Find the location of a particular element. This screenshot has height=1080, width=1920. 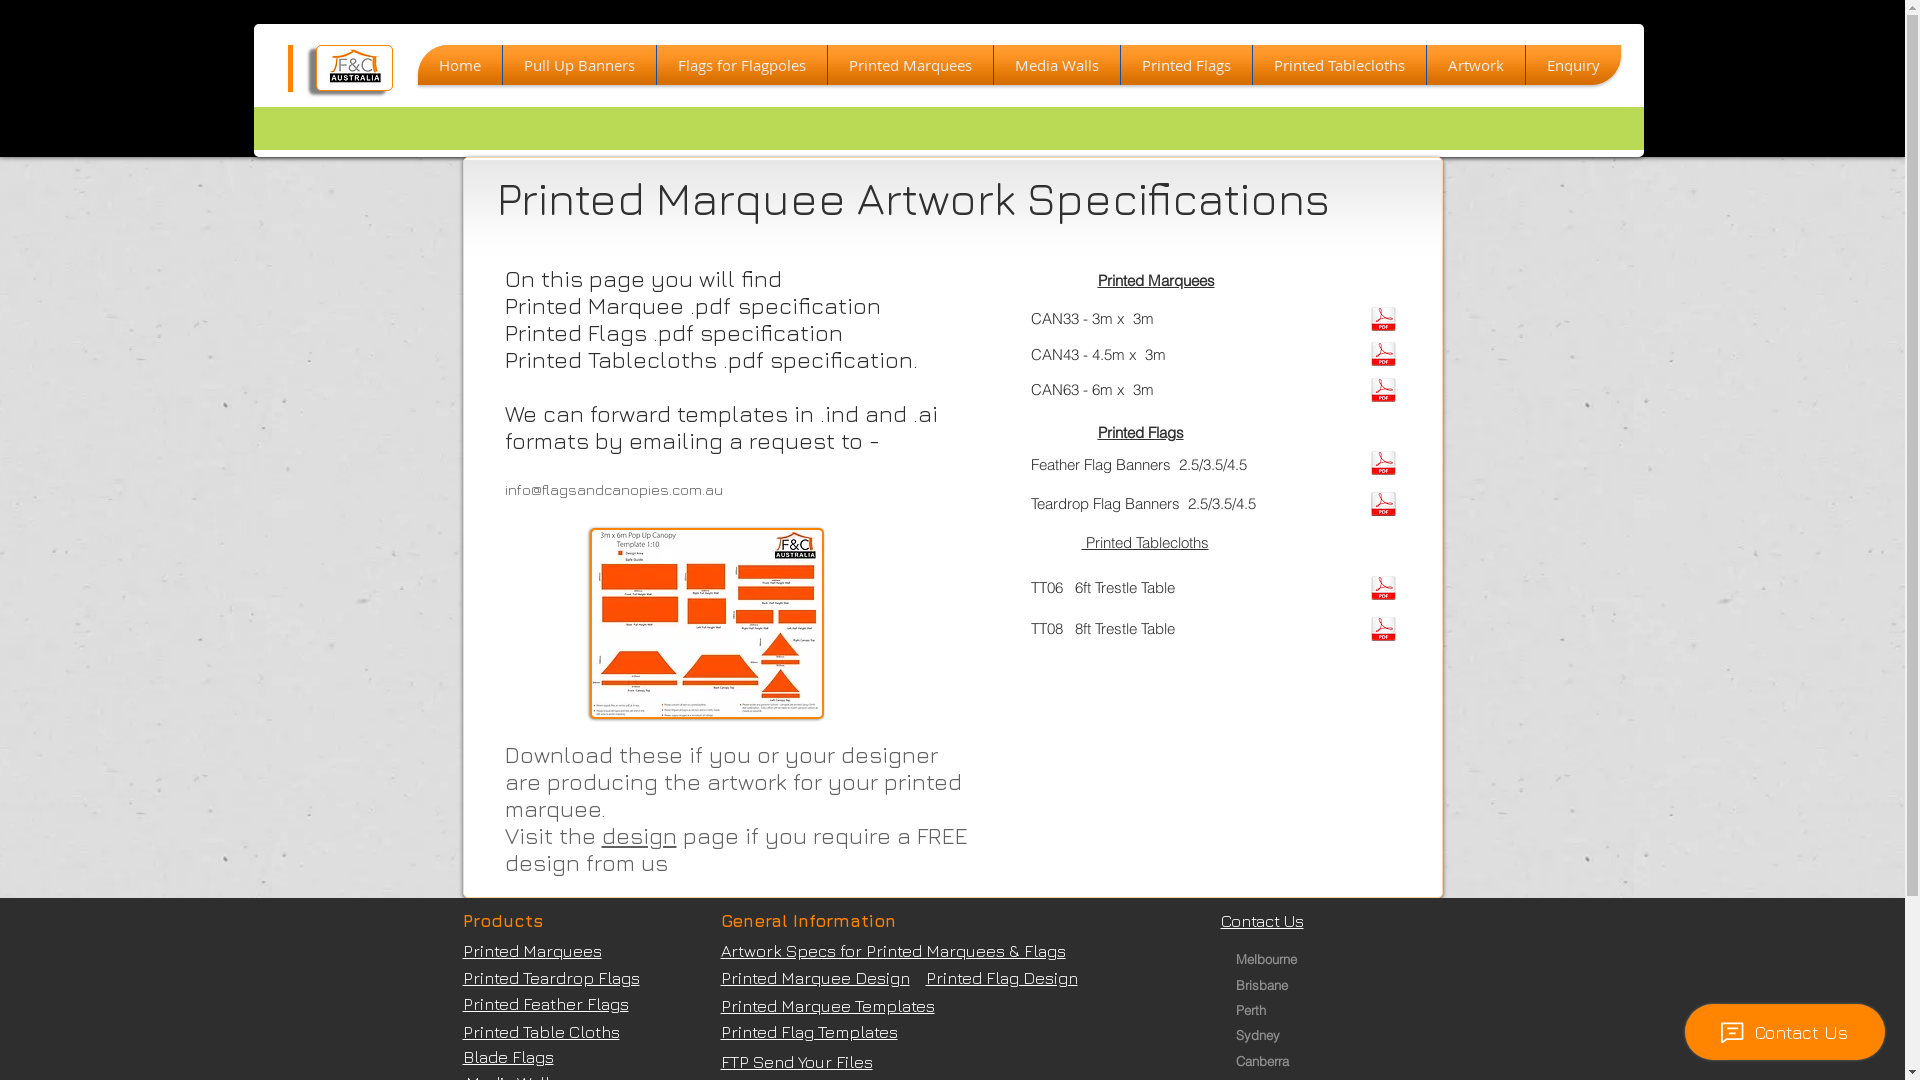

'Melbourne  ' is located at coordinates (1269, 958).